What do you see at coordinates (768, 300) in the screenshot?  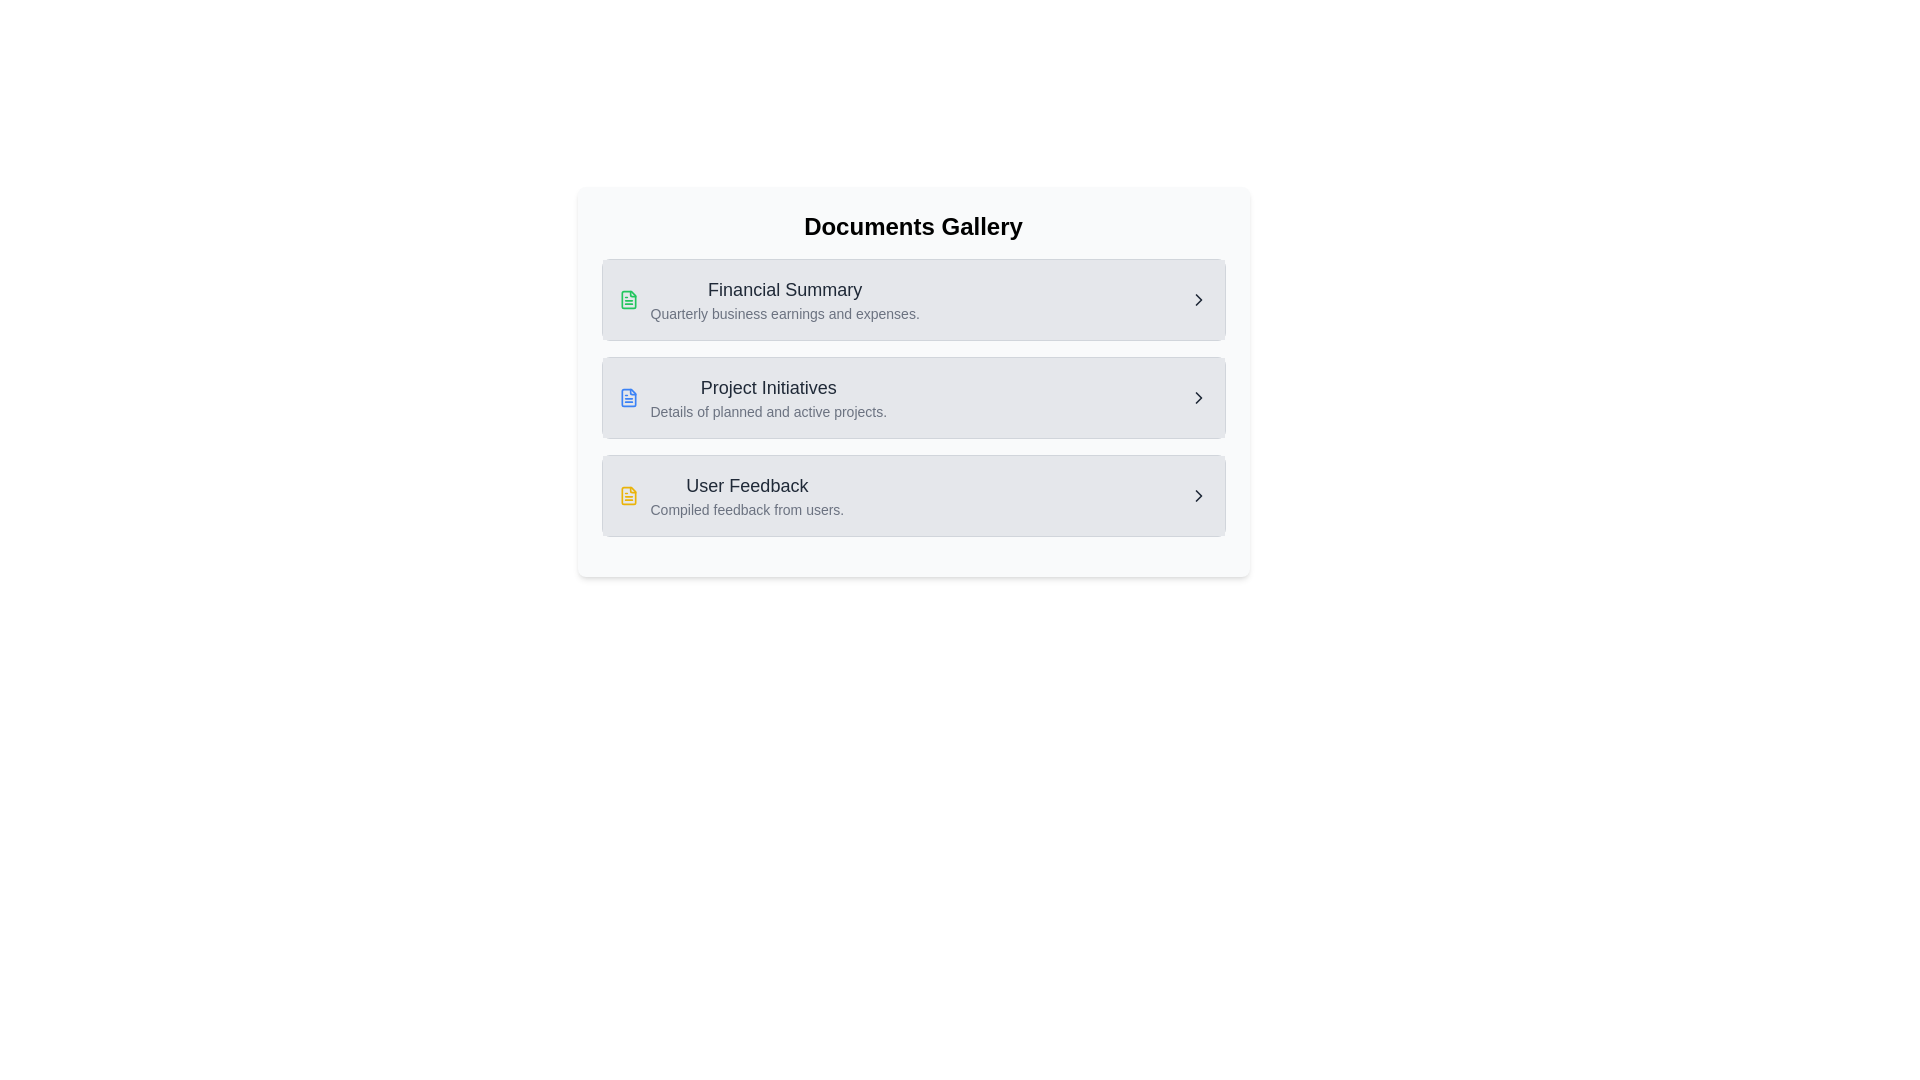 I see `the 'Financial Summary' list item, which features a prominent title and a document icon` at bounding box center [768, 300].